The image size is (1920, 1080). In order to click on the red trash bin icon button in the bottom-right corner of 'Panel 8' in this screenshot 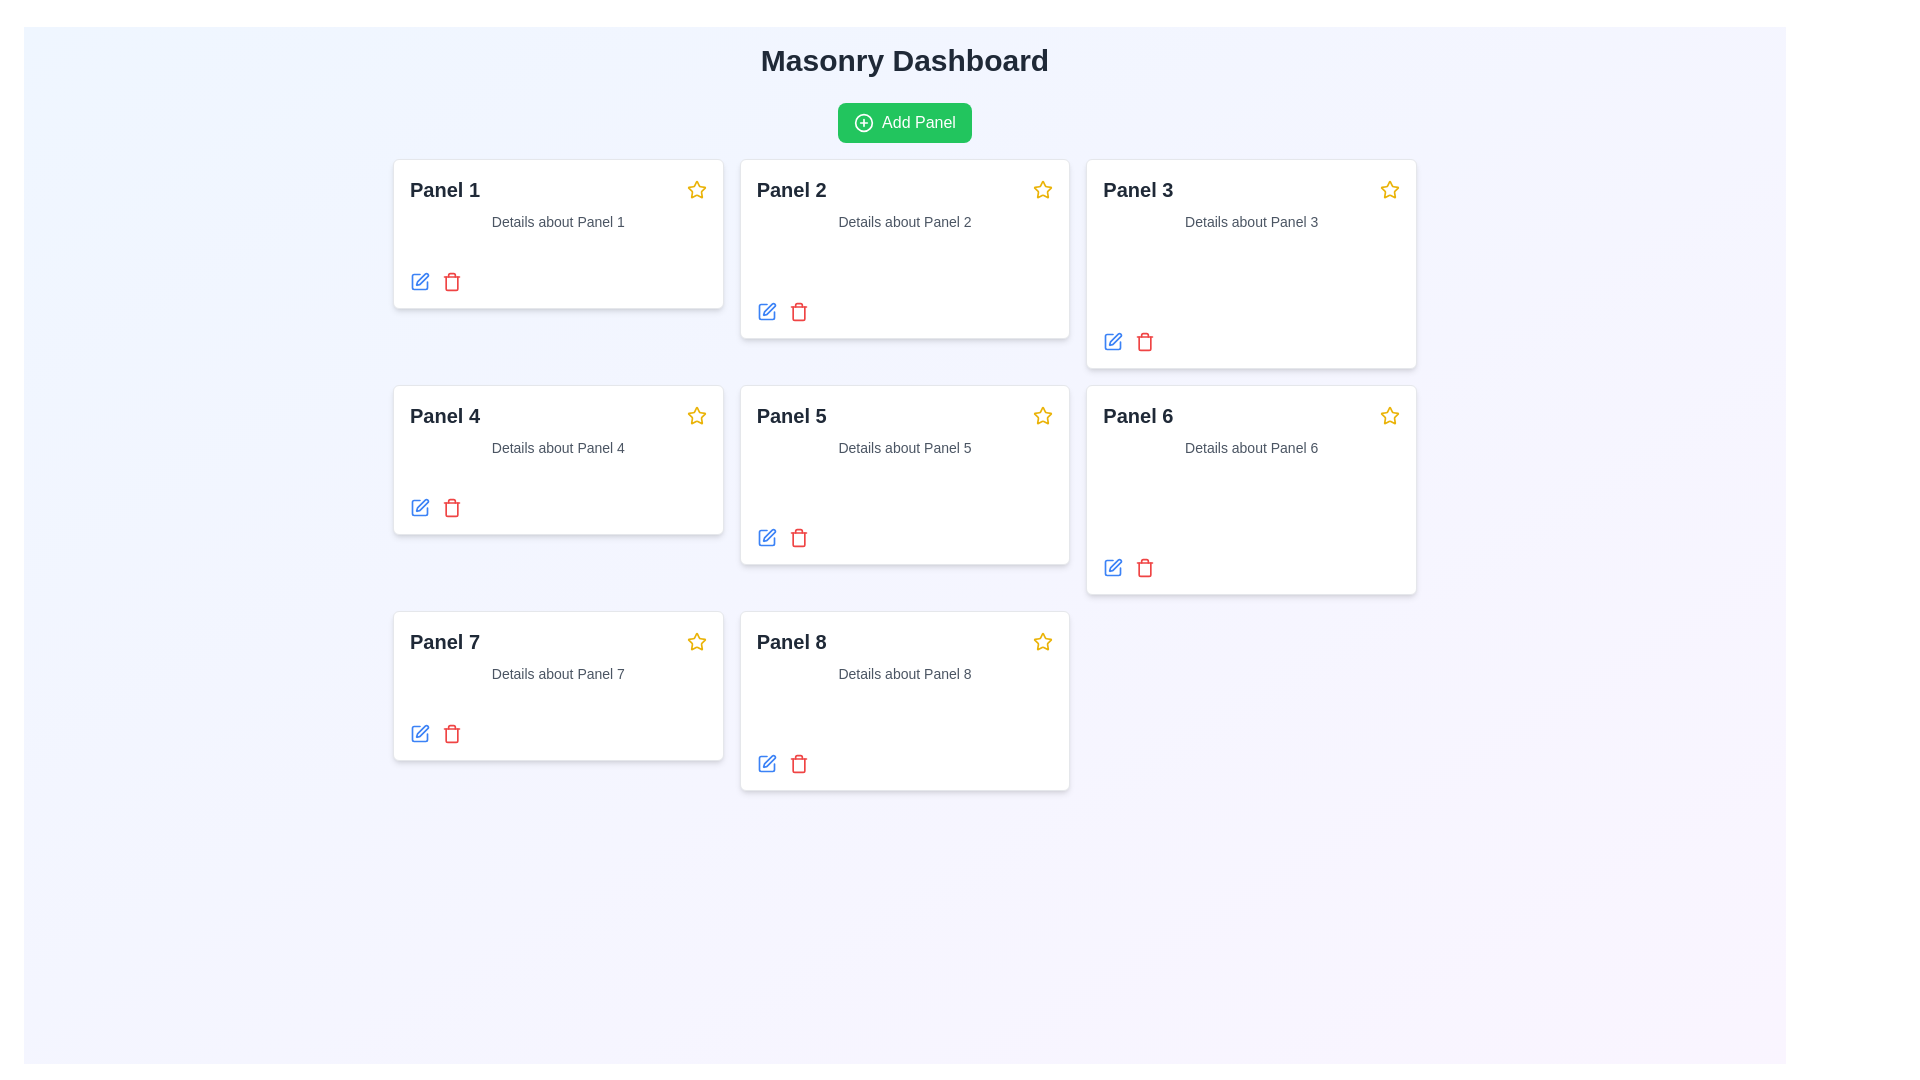, I will do `click(797, 763)`.